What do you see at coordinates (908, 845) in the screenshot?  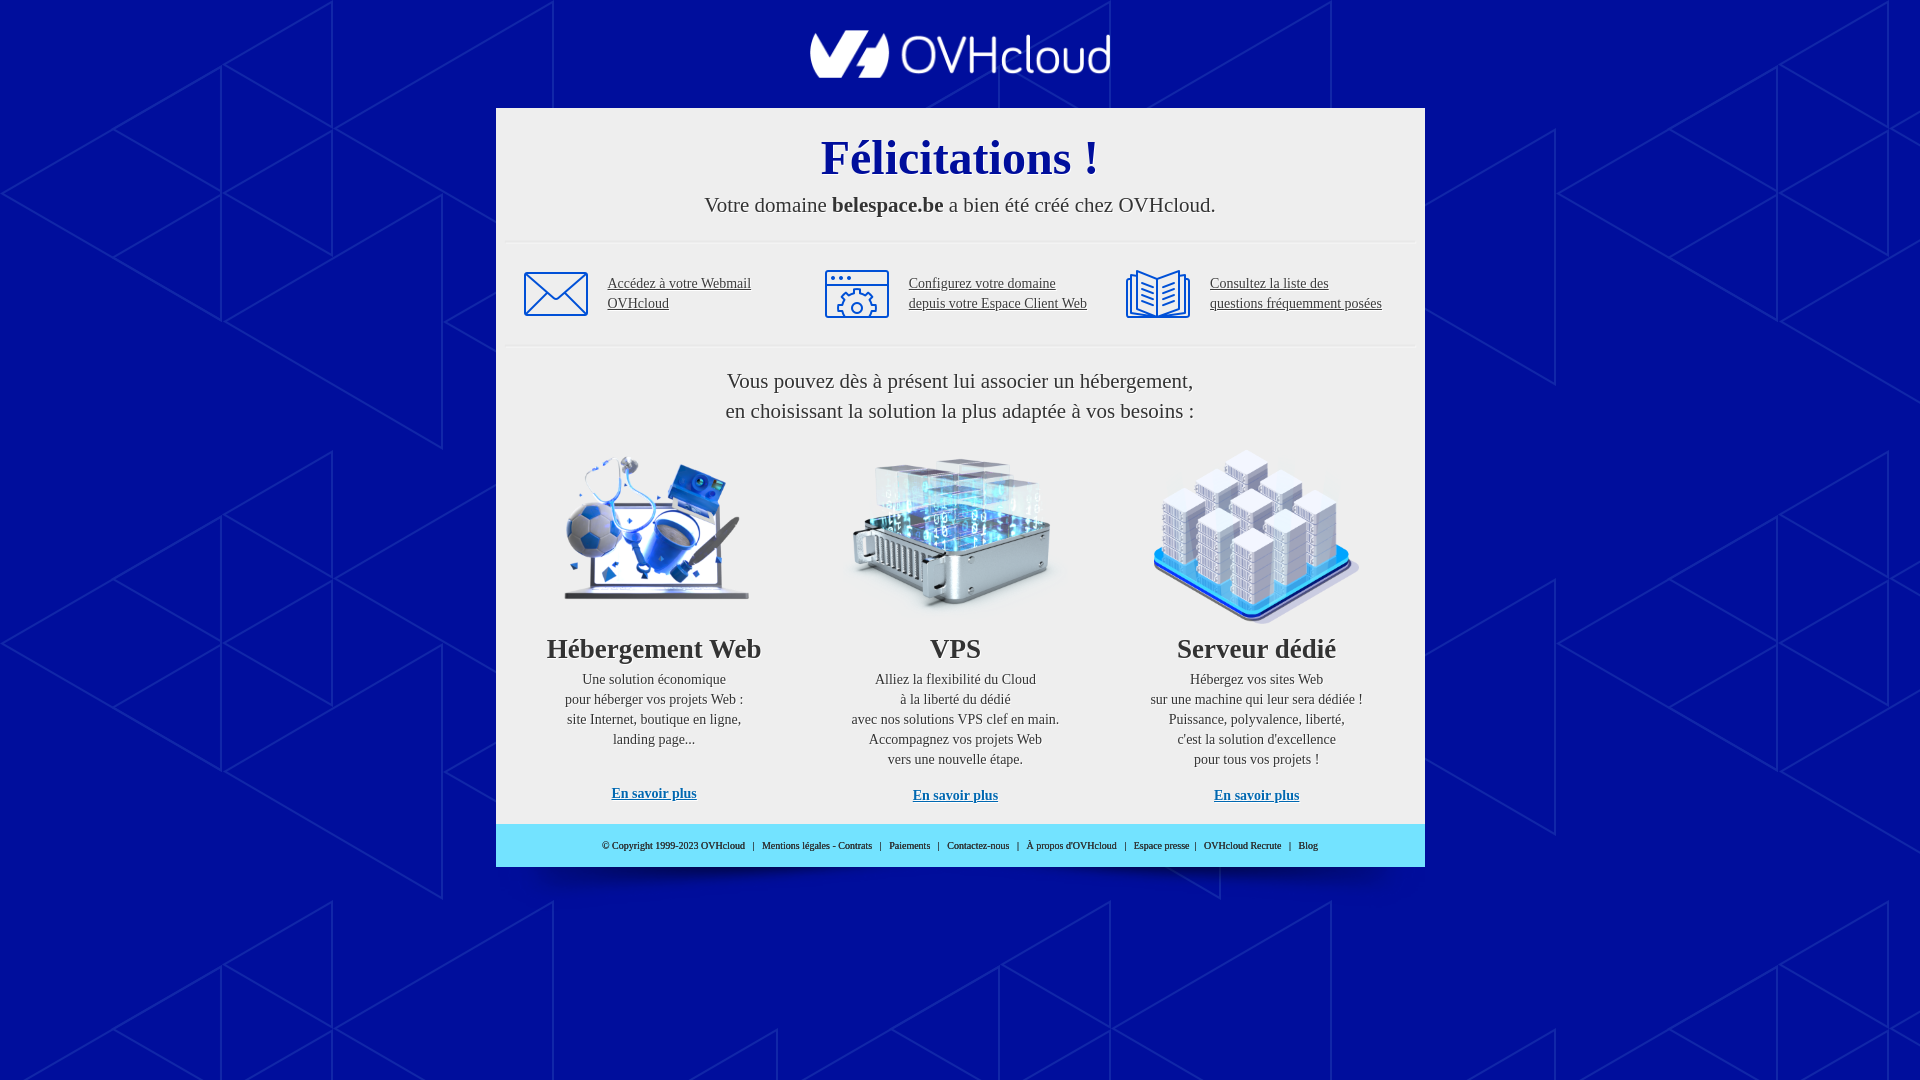 I see `'Paiements'` at bounding box center [908, 845].